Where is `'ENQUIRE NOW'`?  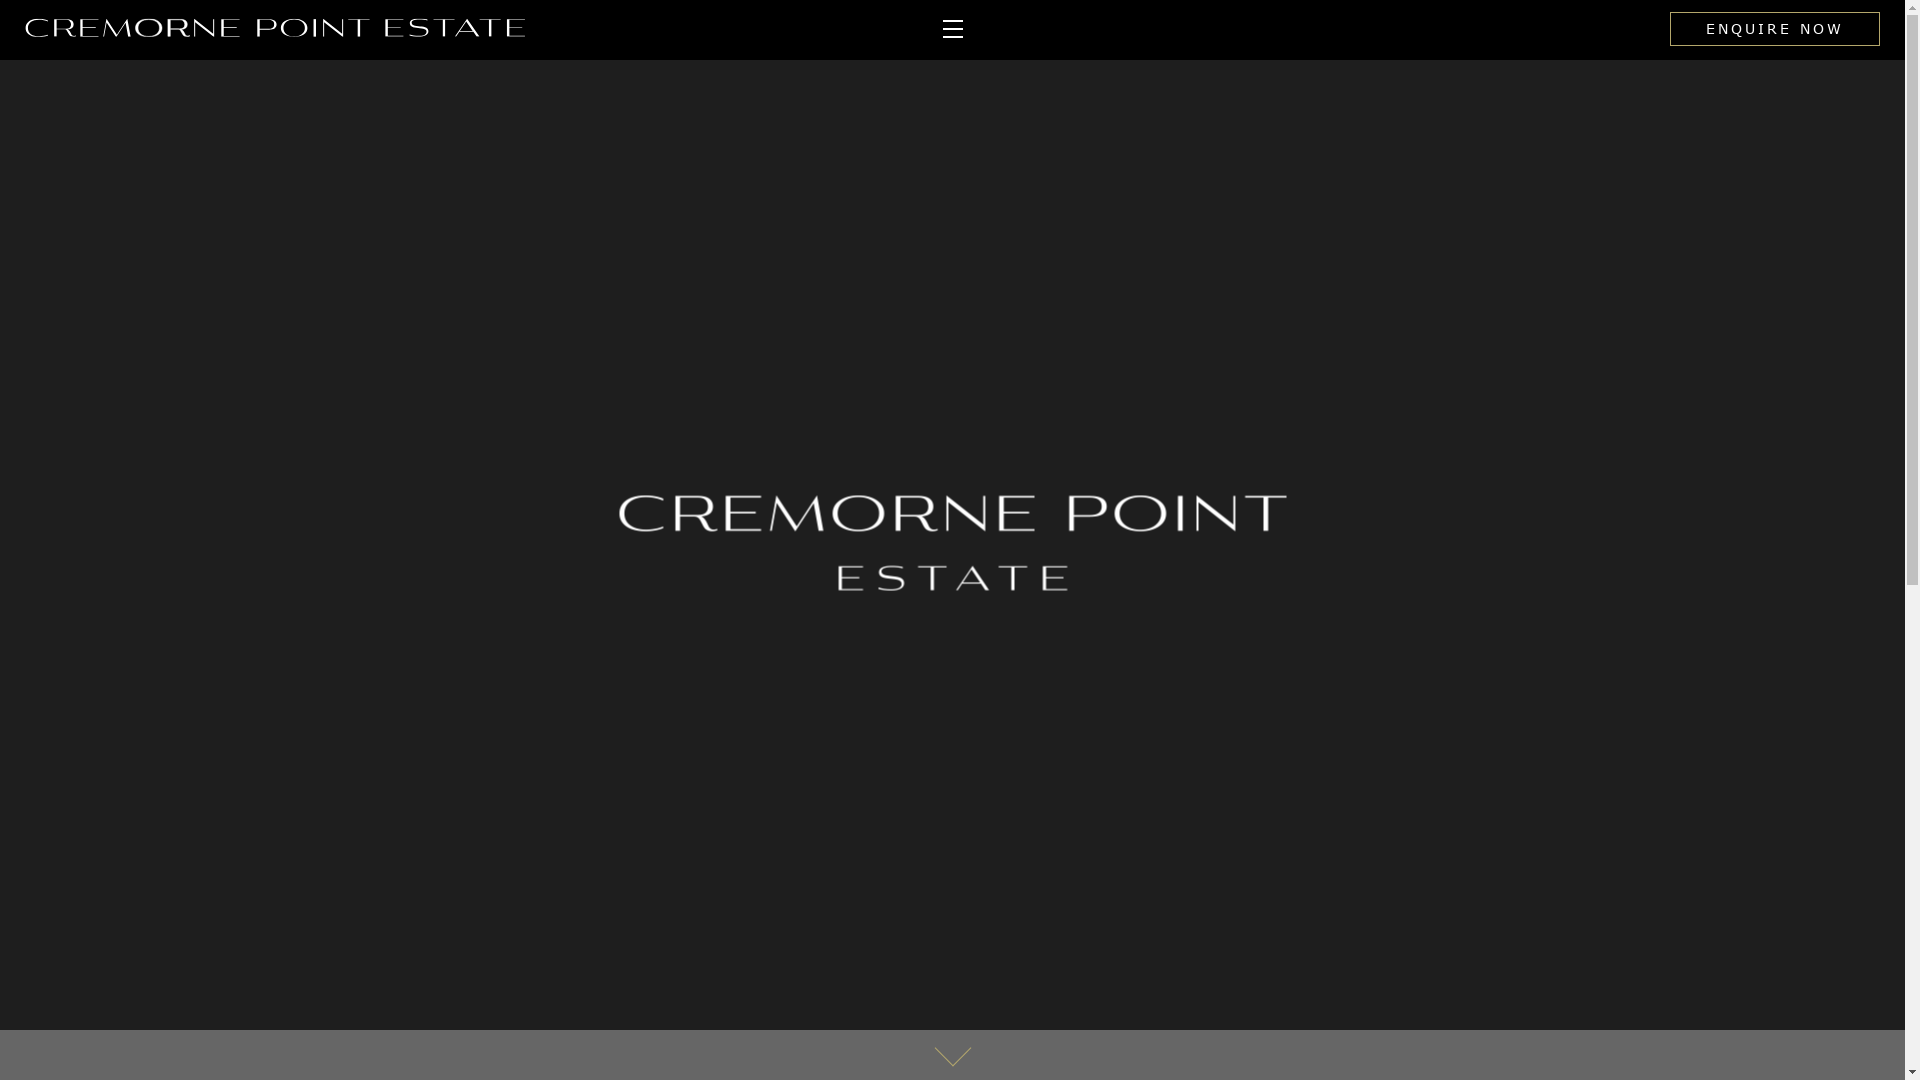
'ENQUIRE NOW' is located at coordinates (1775, 29).